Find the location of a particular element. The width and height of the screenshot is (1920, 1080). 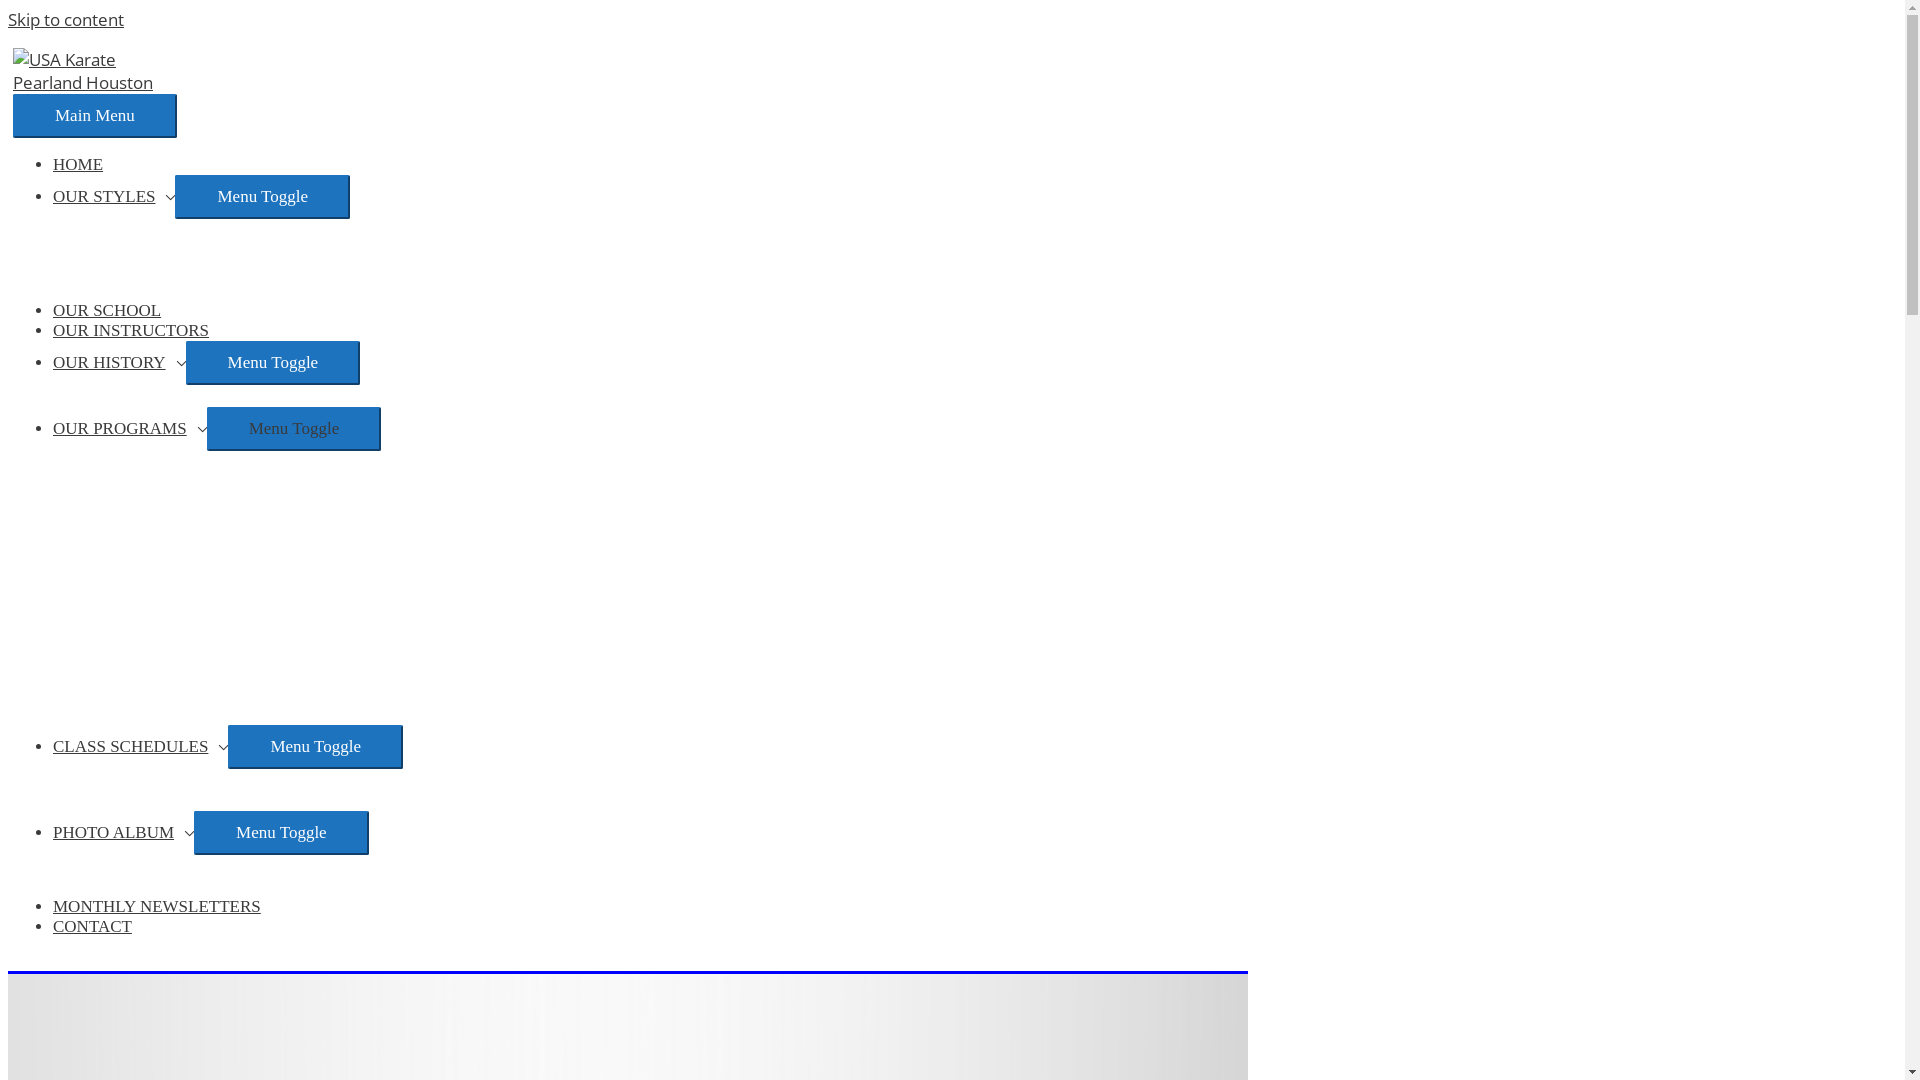

'HOME' is located at coordinates (77, 163).